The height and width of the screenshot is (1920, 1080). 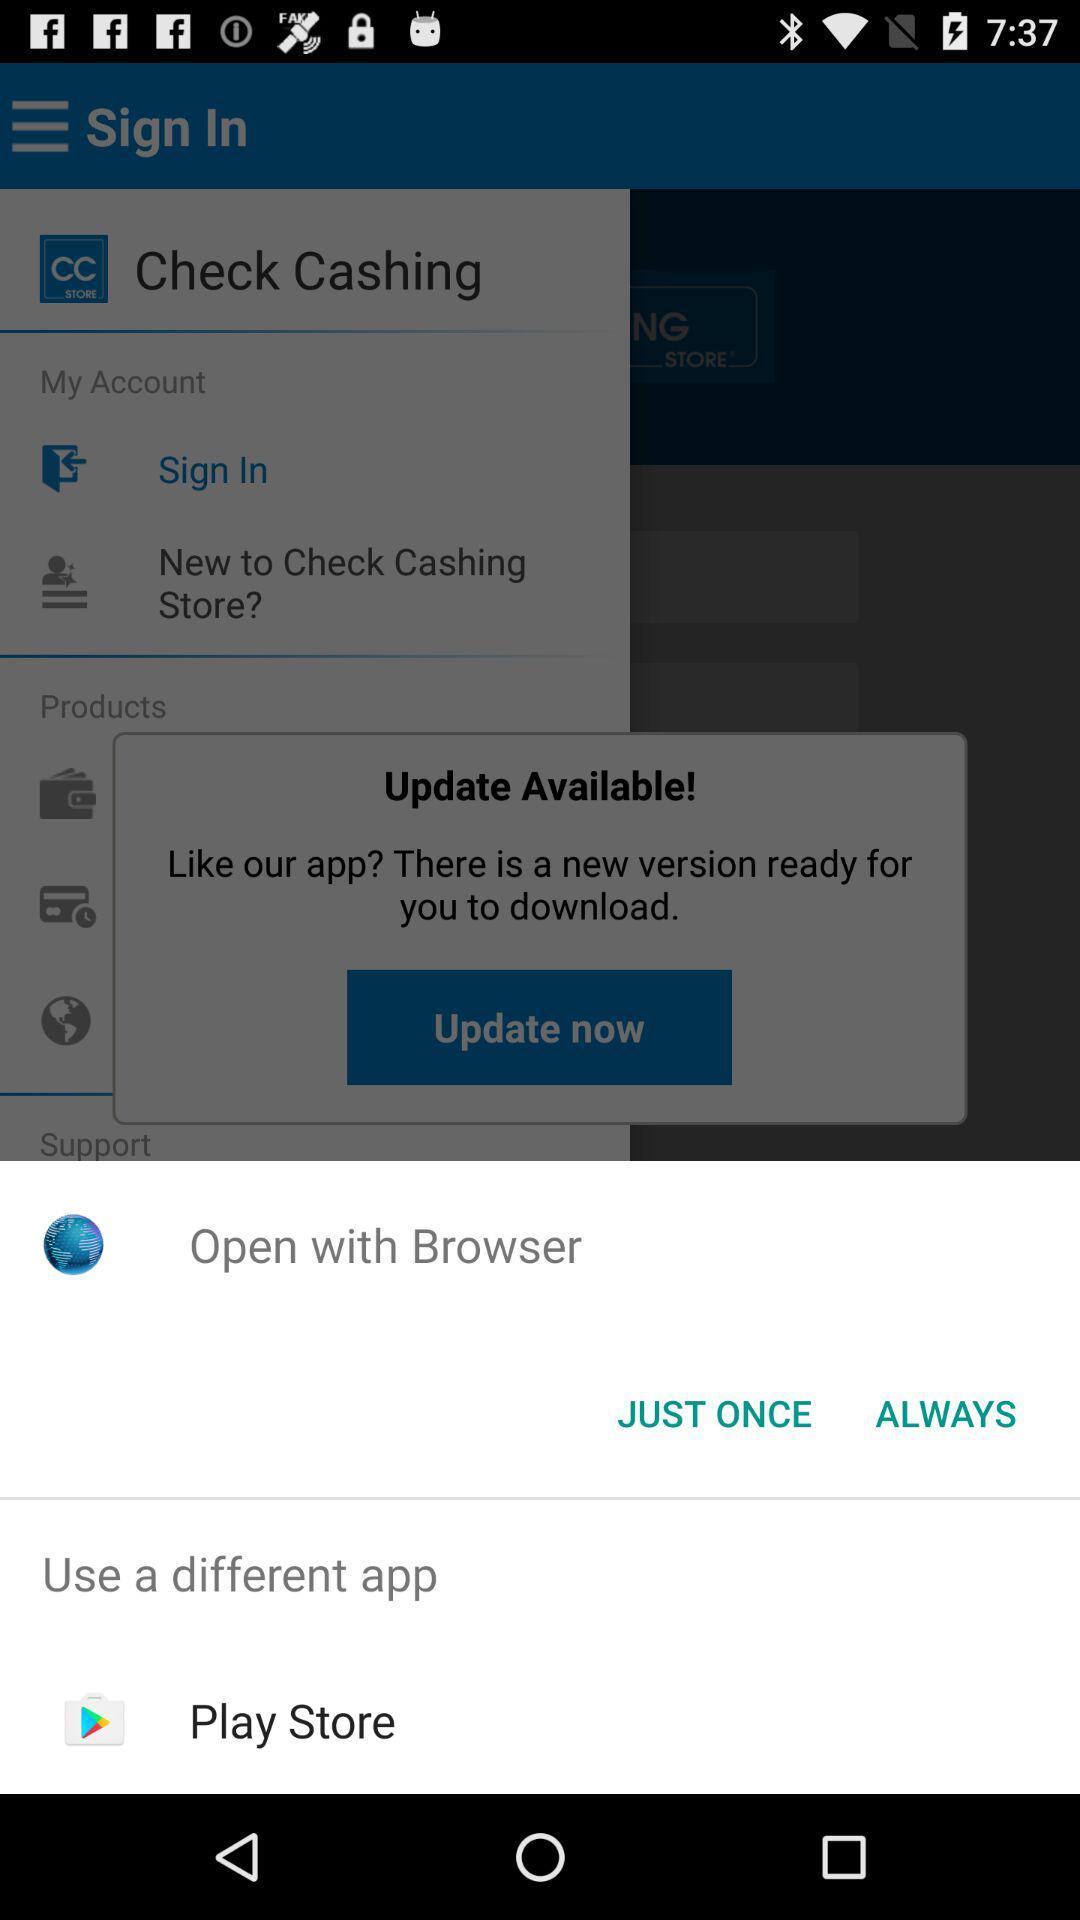 I want to click on the icon below the open with browser item, so click(x=945, y=1411).